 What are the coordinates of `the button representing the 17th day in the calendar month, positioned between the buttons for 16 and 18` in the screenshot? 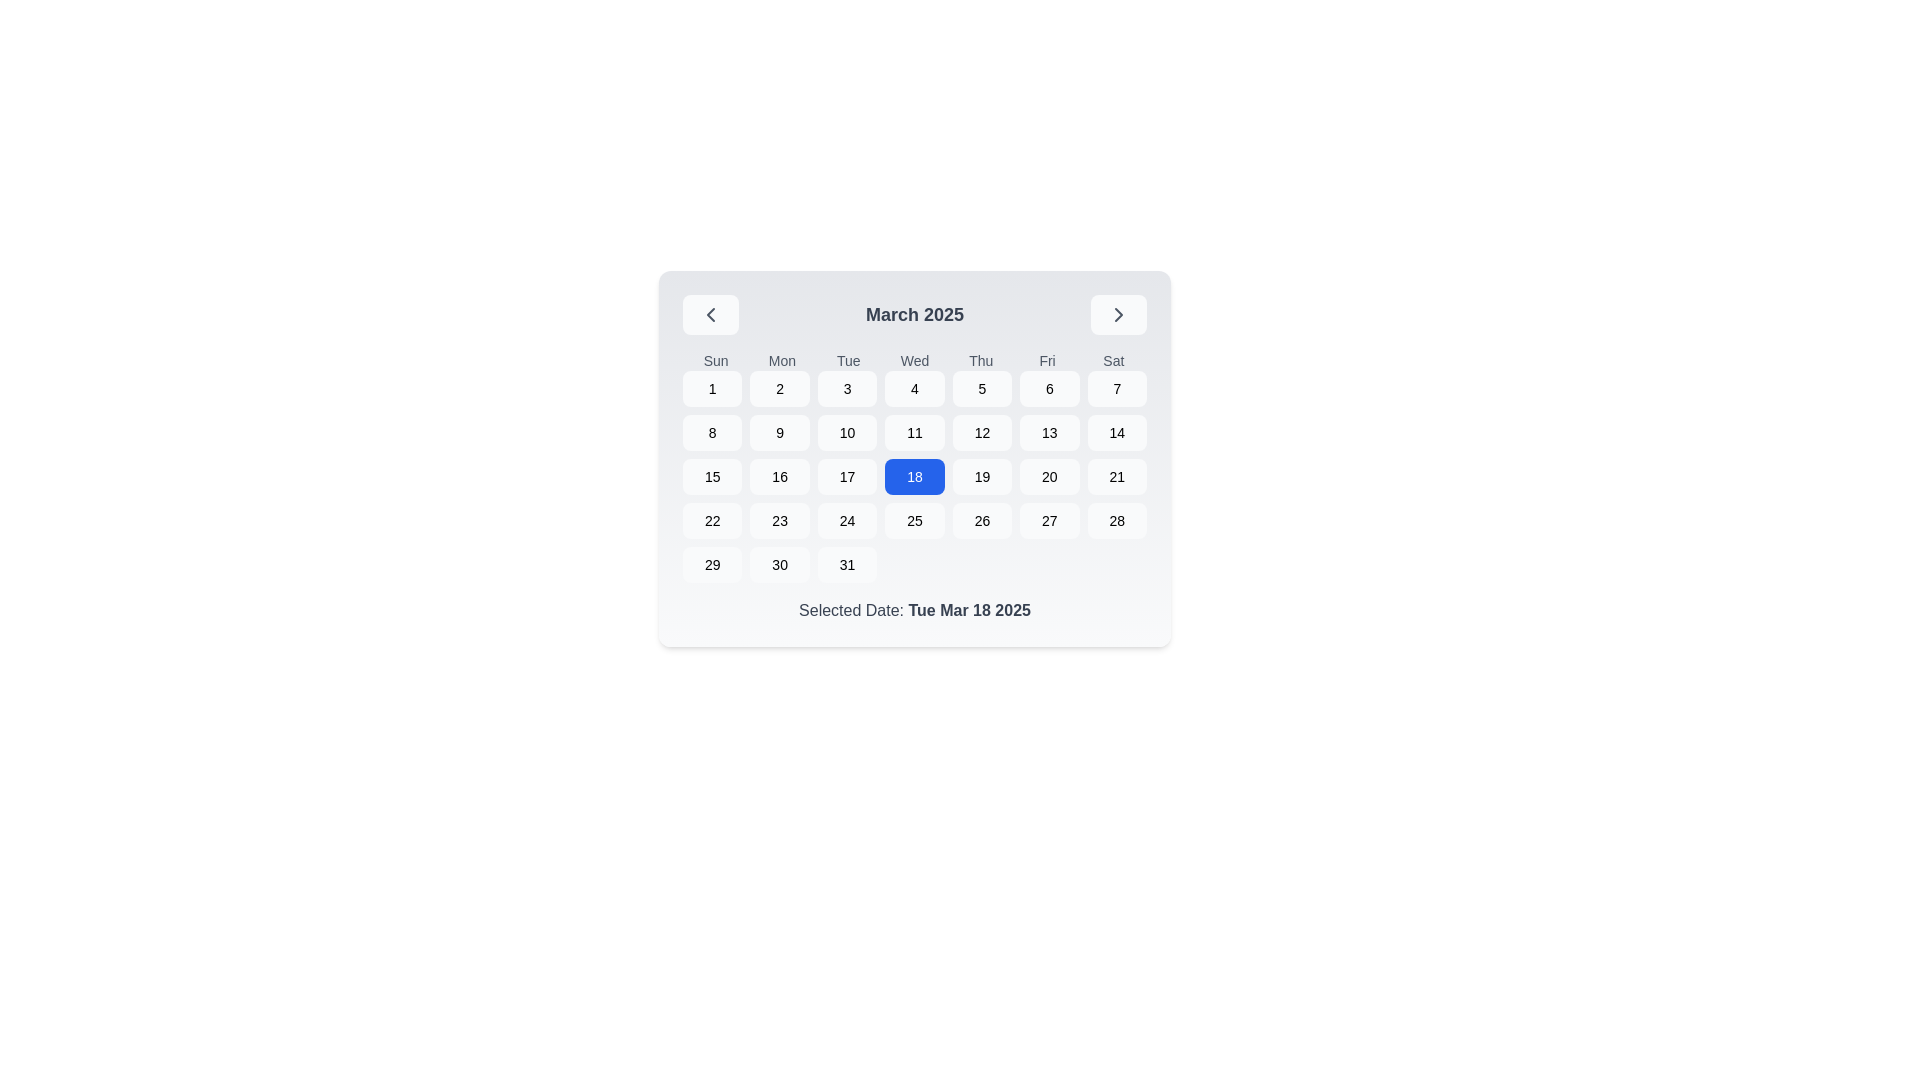 It's located at (847, 477).